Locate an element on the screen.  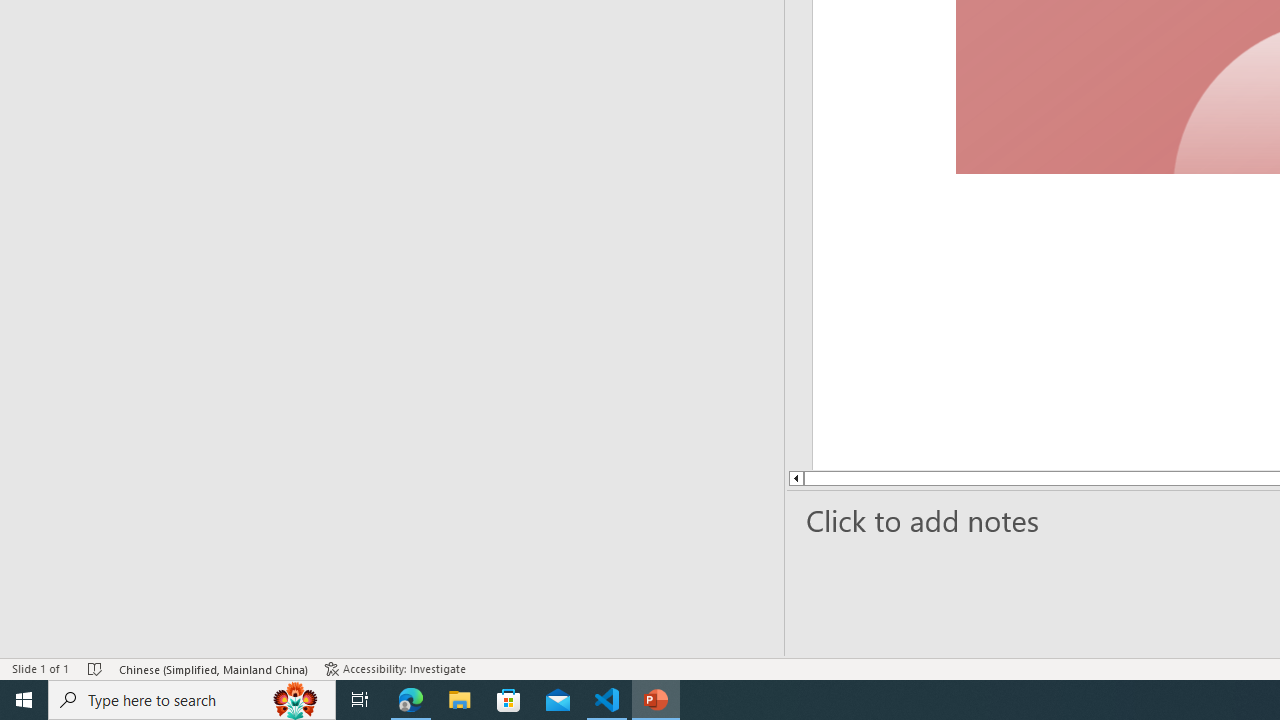
'Spell Check No Errors' is located at coordinates (95, 669).